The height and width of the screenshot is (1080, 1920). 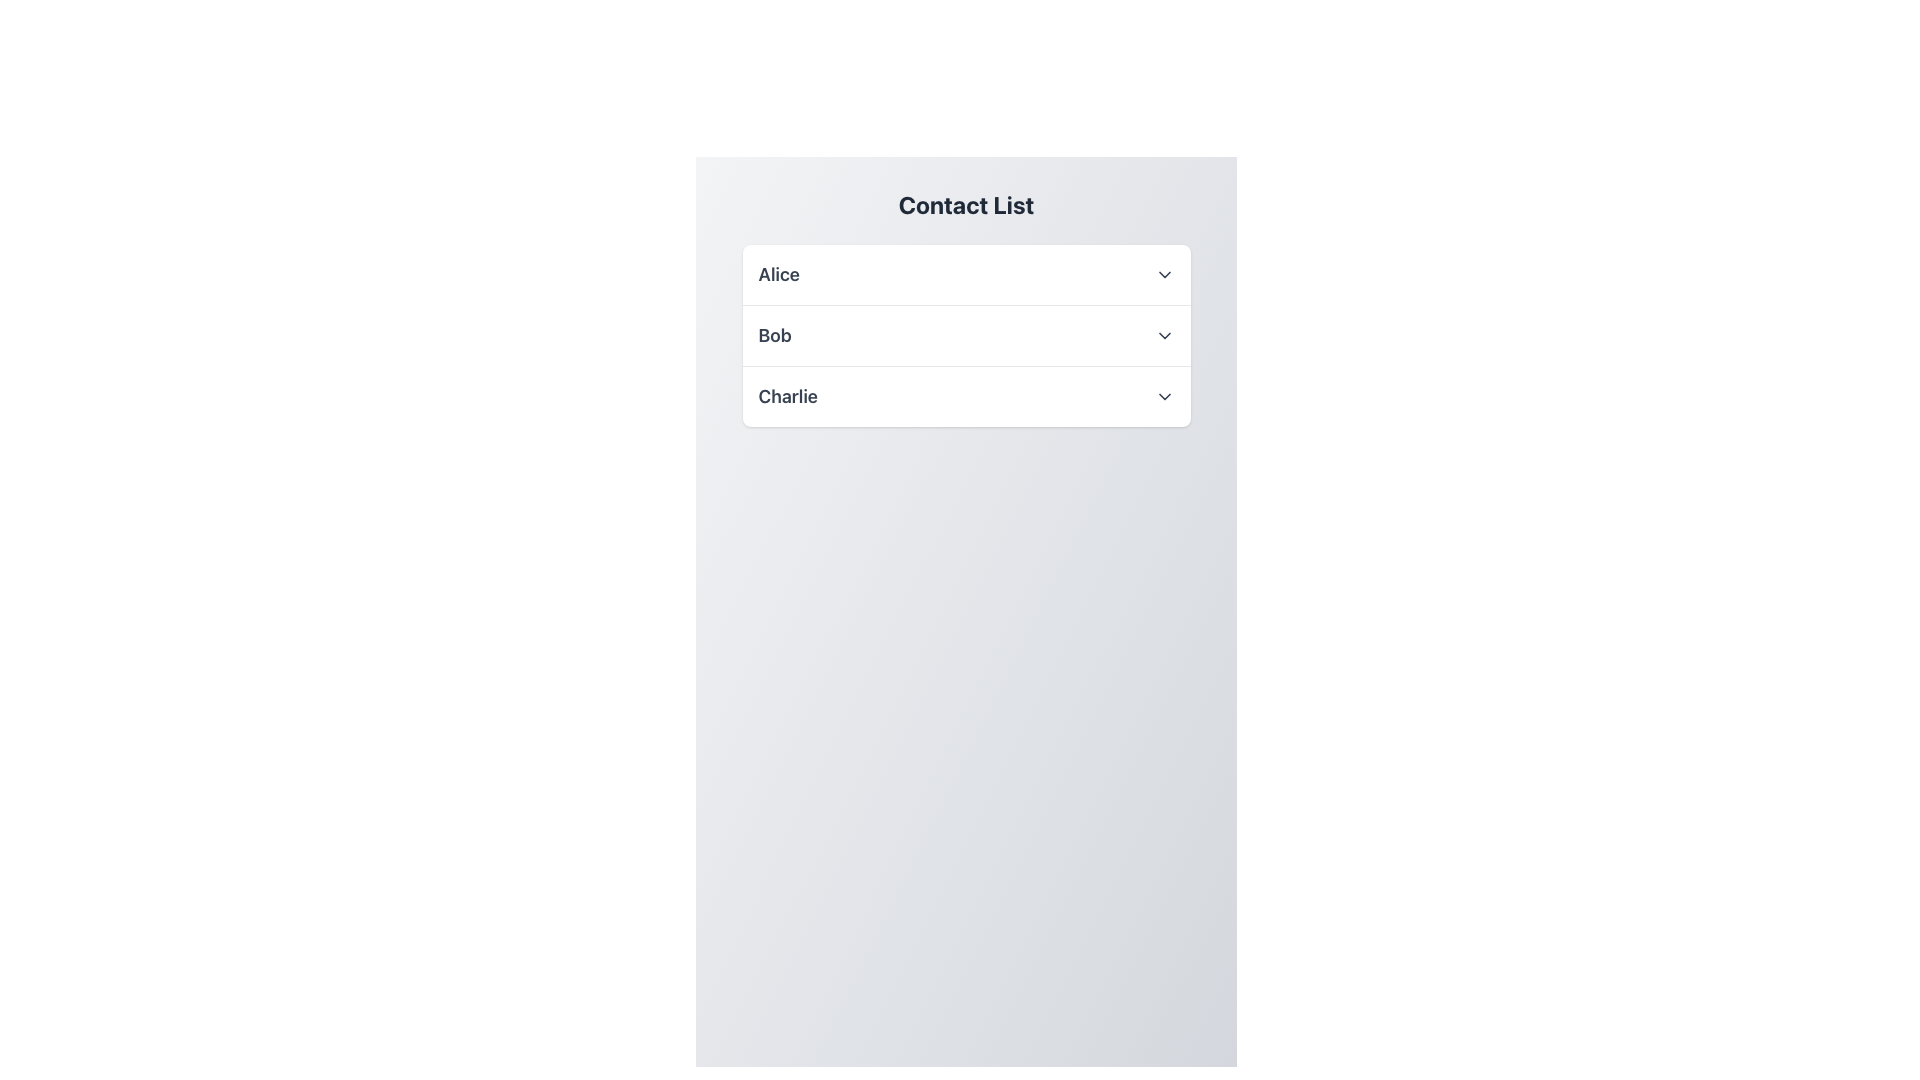 What do you see at coordinates (1164, 334) in the screenshot?
I see `the Chevron-down icon located to the right of the text 'Bob'` at bounding box center [1164, 334].